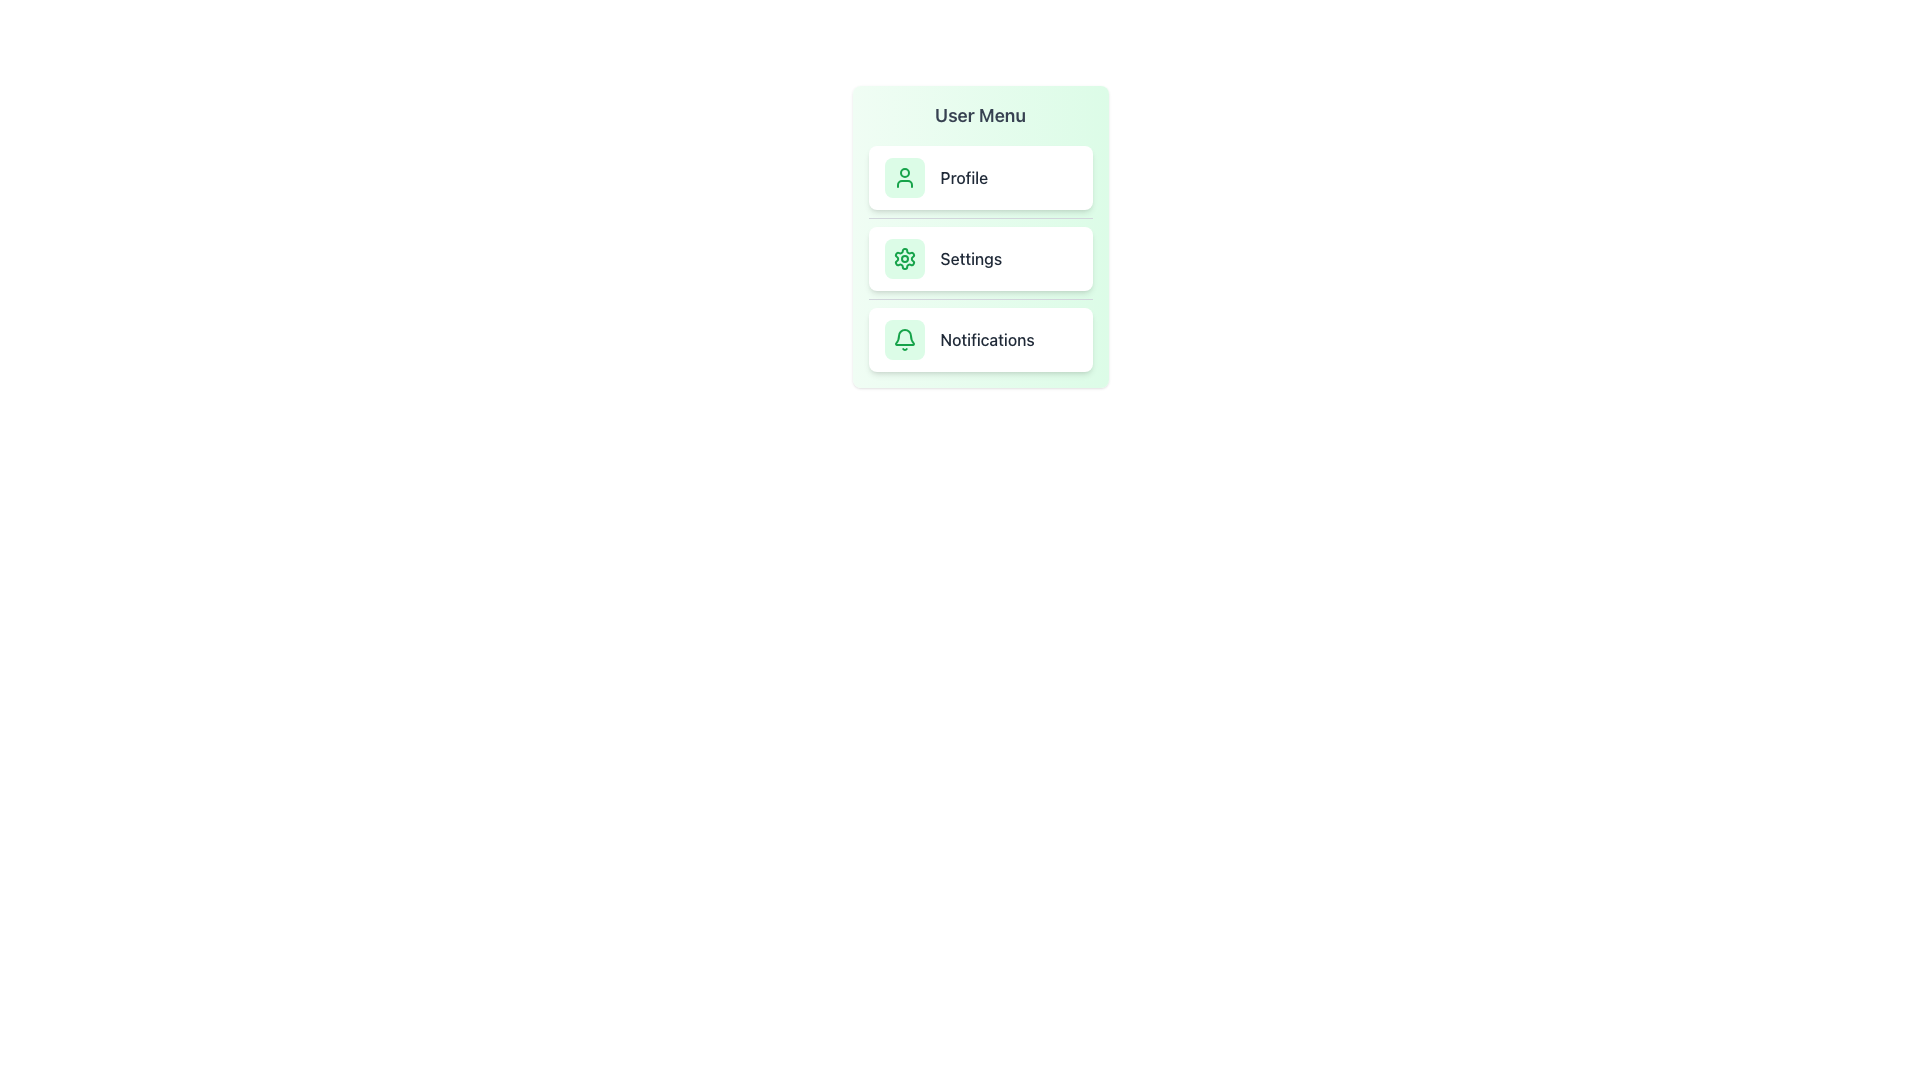  I want to click on the bell icon with a green background and outline, located to the left of the 'Notifications' text, so click(903, 338).